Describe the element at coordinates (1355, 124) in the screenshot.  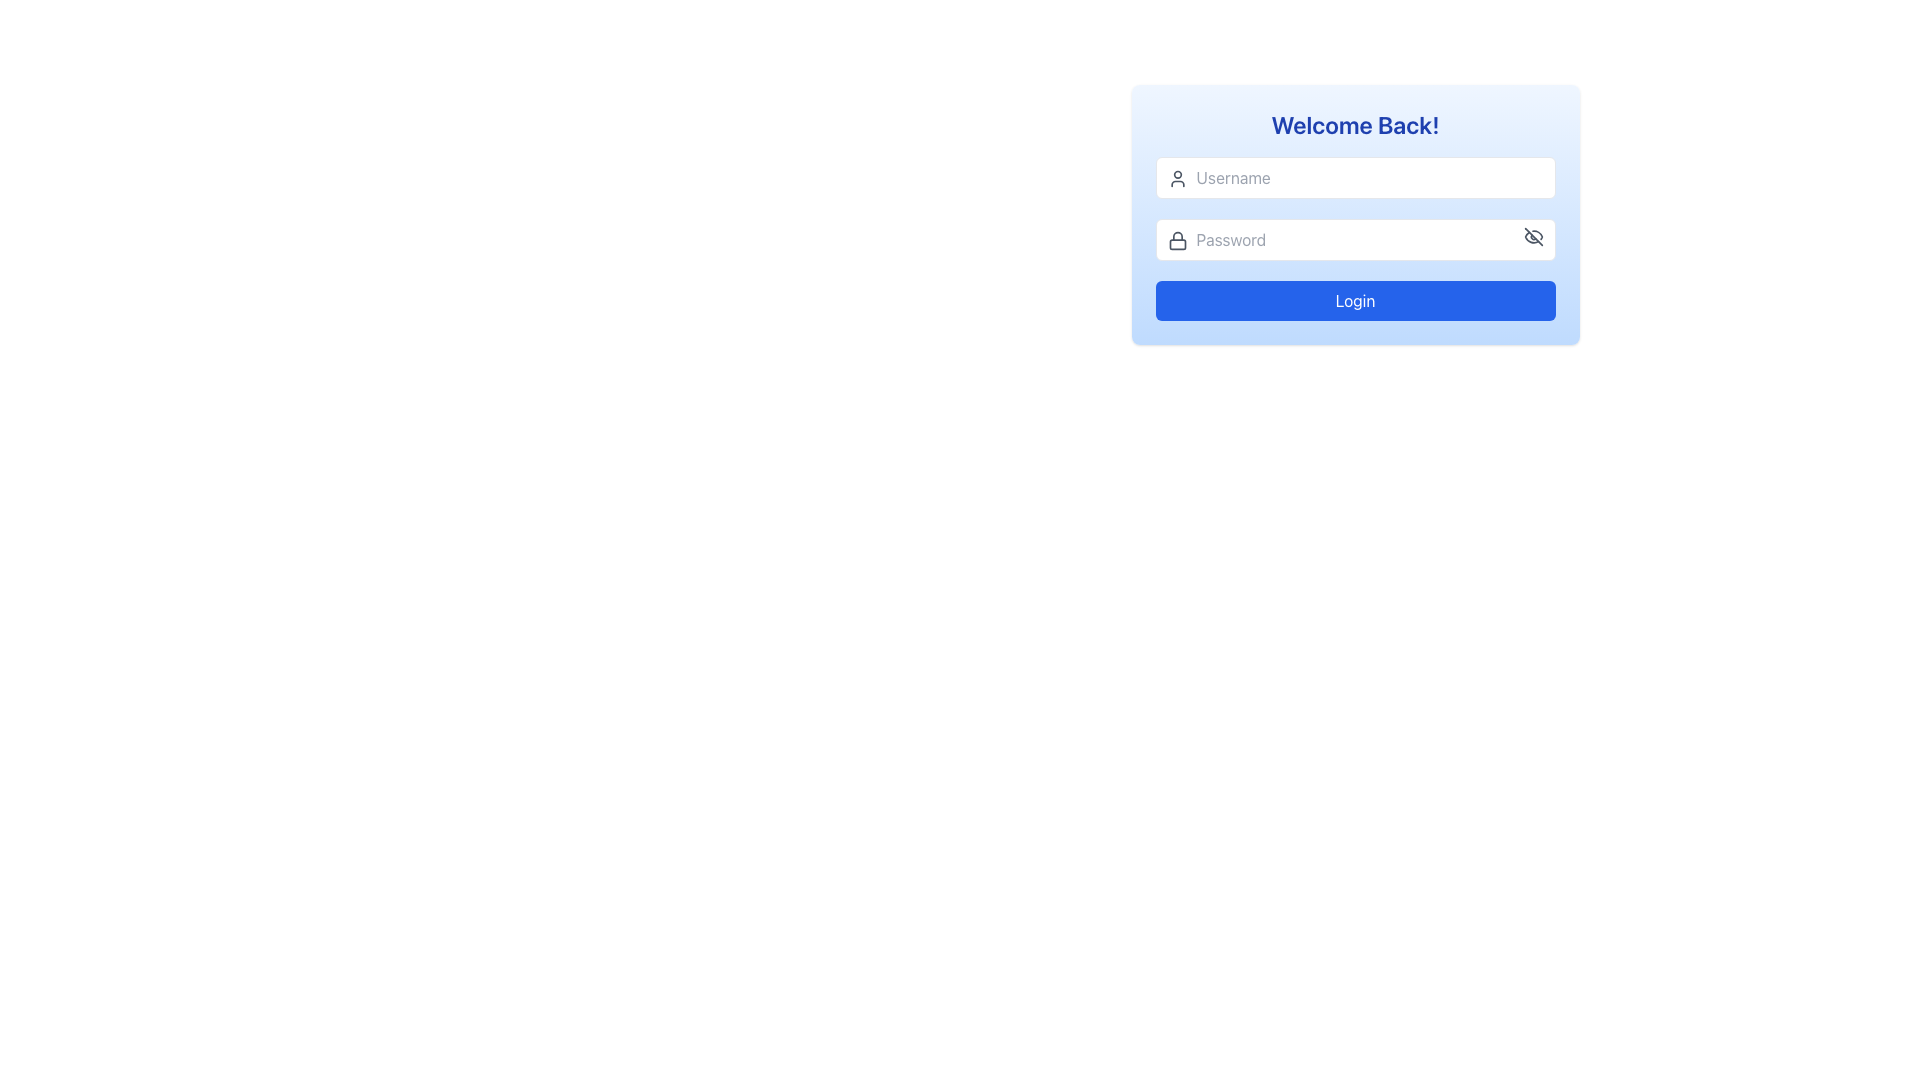
I see `the text element displaying 'Welcome Back!' in a bold, large blue font, located at the top of a centered panel` at that location.